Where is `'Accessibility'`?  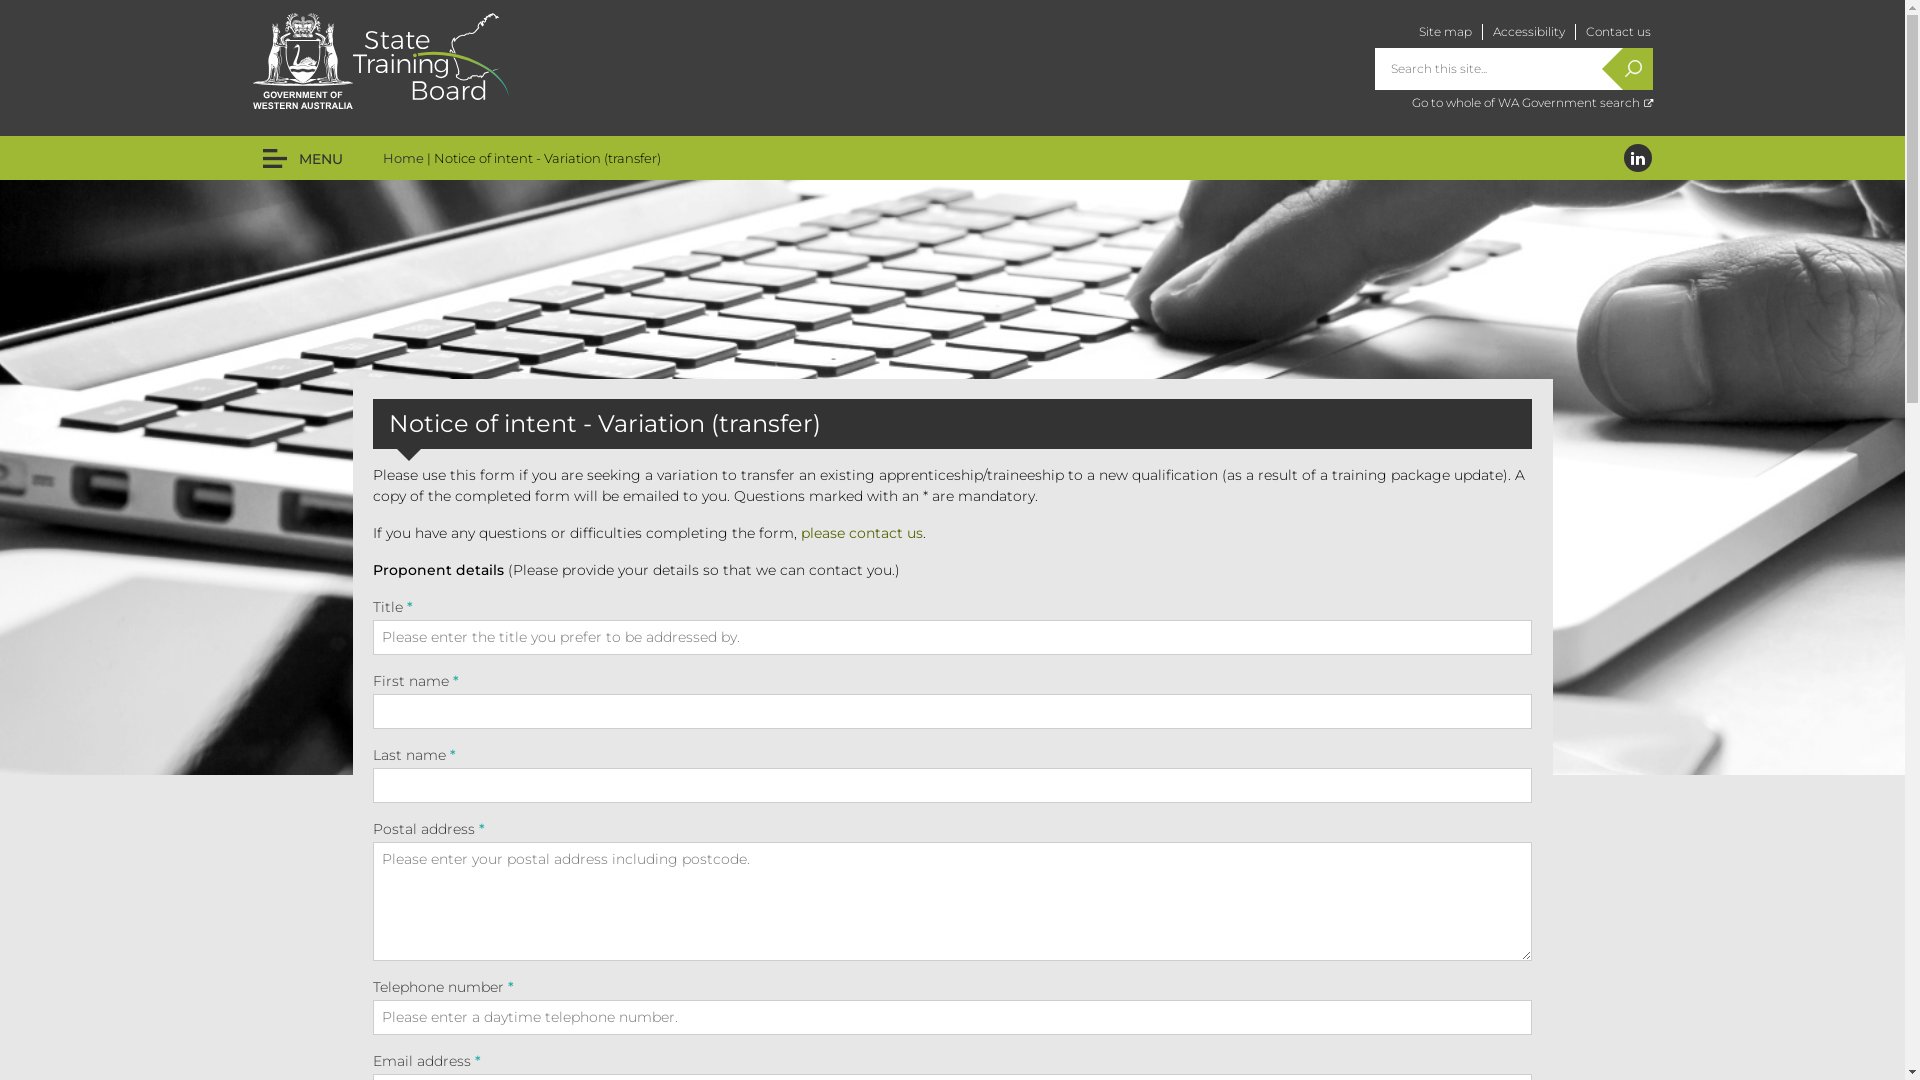 'Accessibility' is located at coordinates (1526, 31).